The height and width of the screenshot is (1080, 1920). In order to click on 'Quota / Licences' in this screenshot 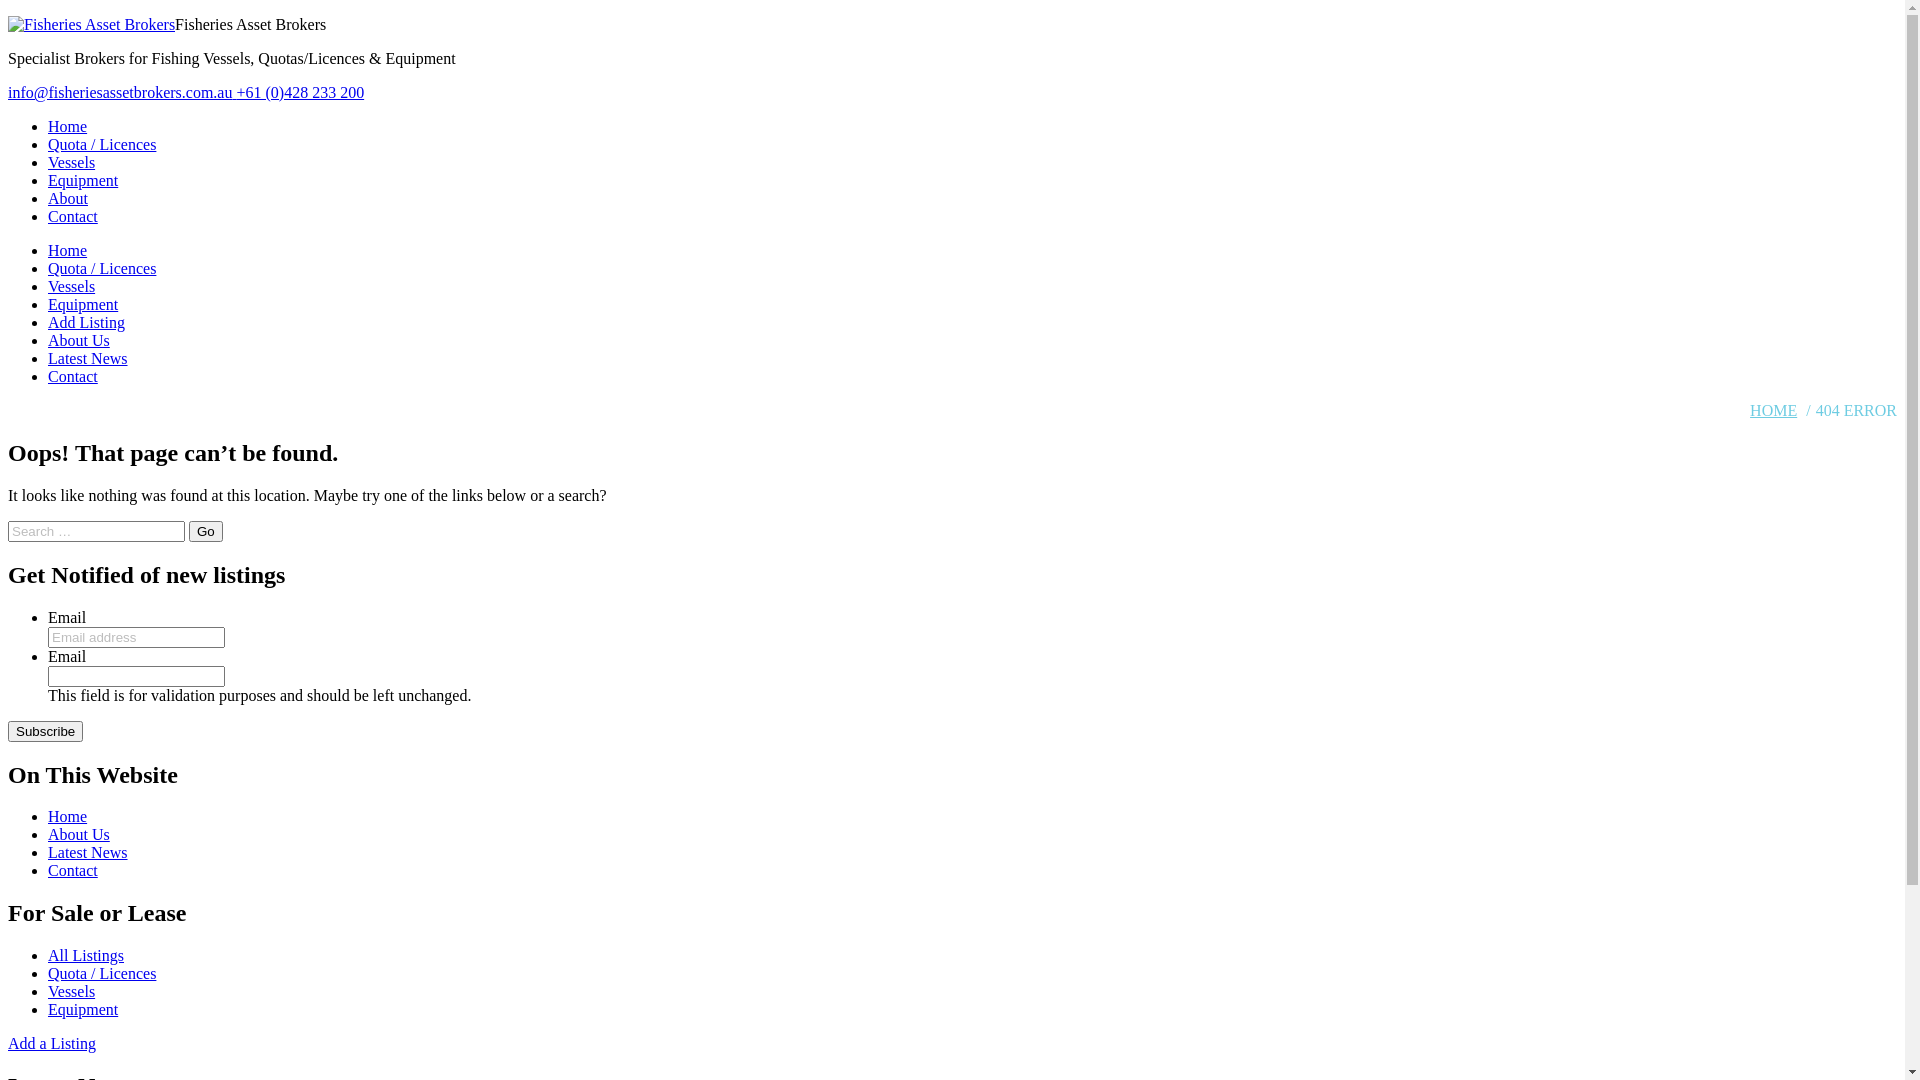, I will do `click(100, 267)`.